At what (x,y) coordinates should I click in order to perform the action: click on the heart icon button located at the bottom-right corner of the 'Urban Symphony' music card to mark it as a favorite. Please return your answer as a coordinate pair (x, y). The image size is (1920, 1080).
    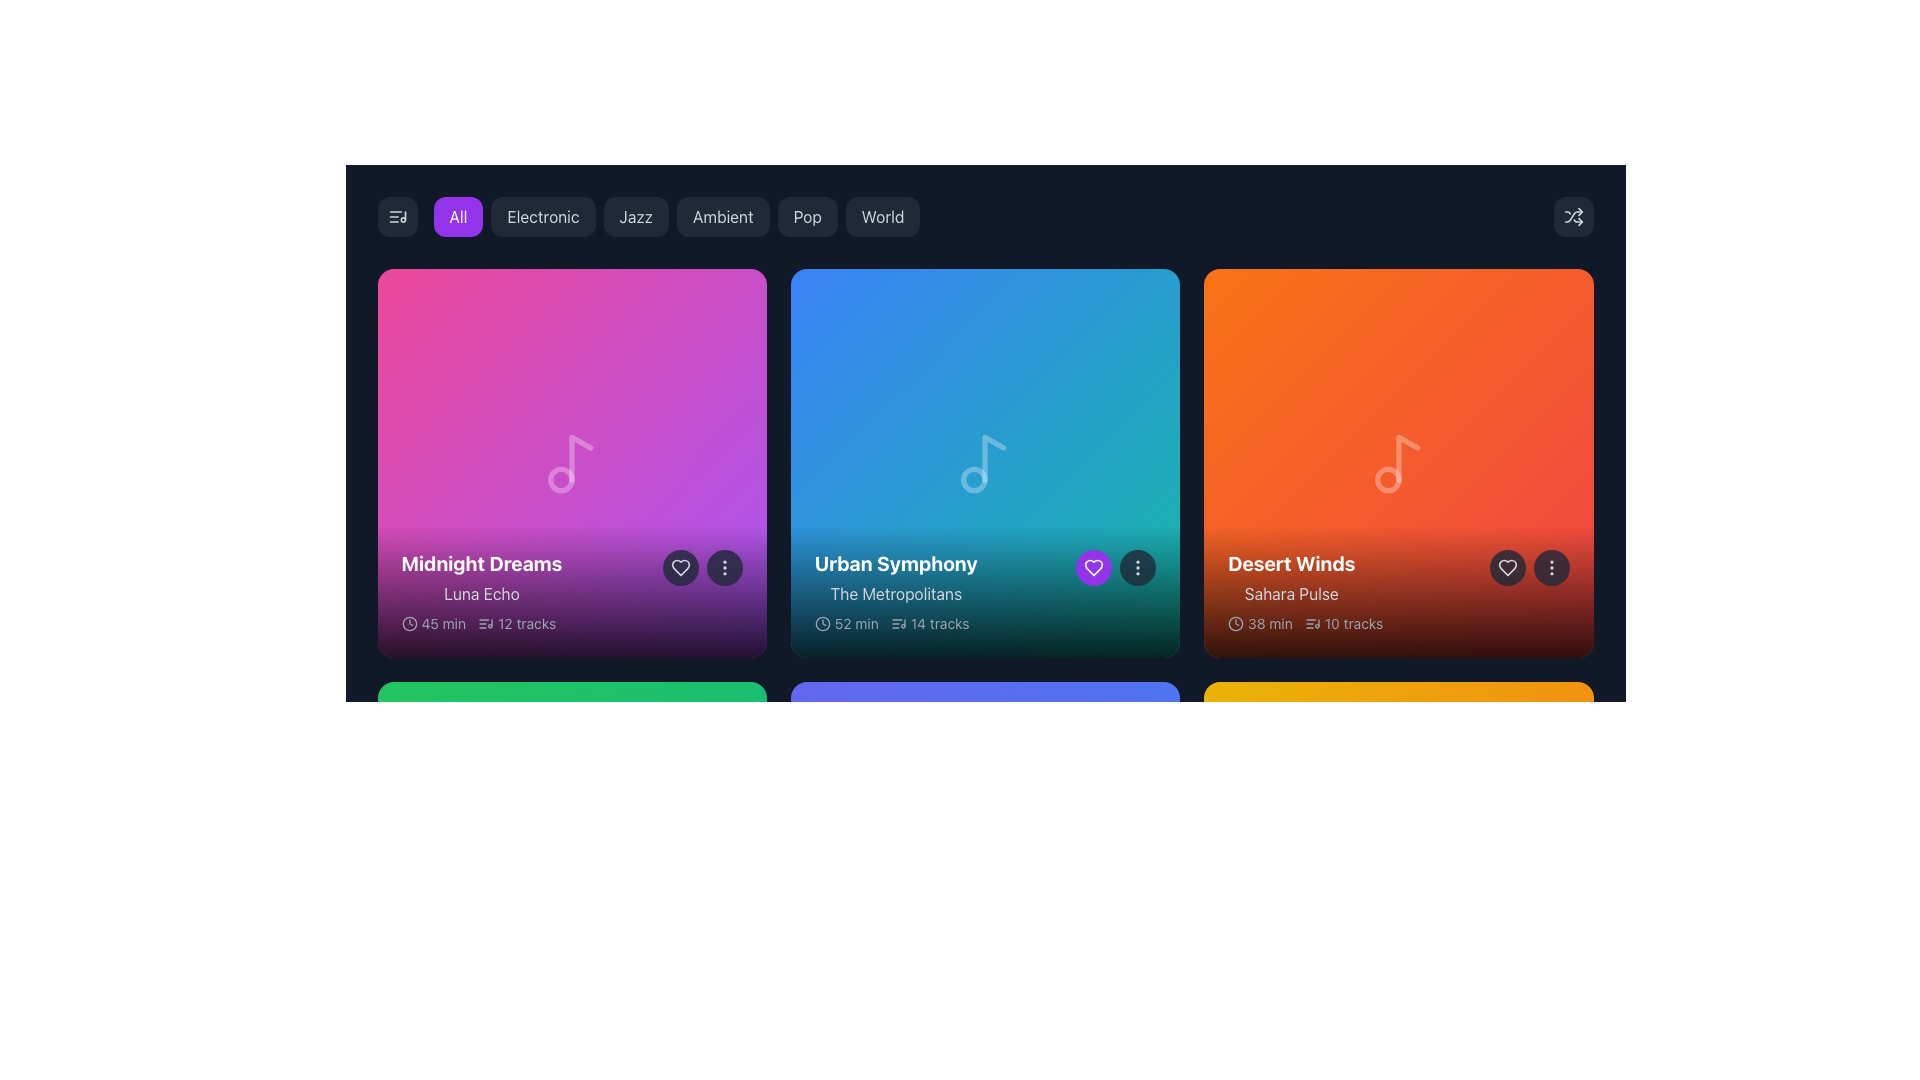
    Looking at the image, I should click on (1093, 568).